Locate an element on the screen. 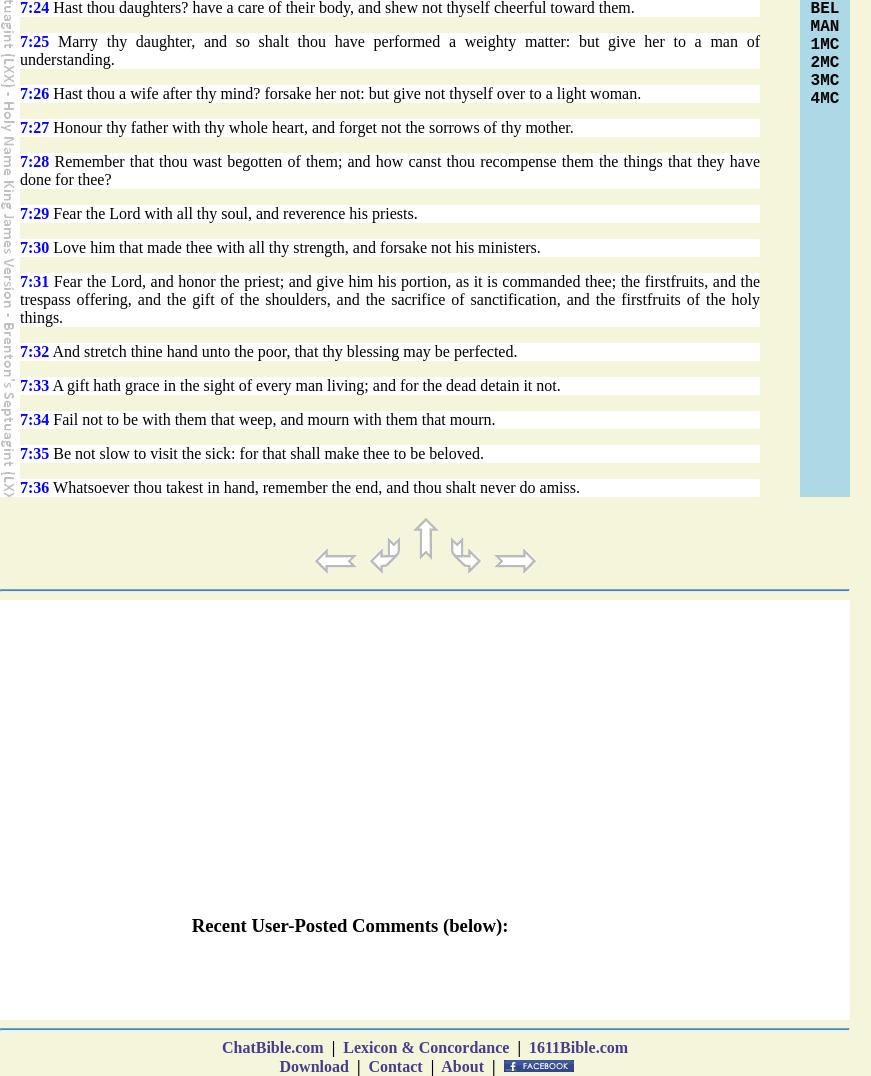 The image size is (871, 1076). '7:32' is located at coordinates (19, 351).